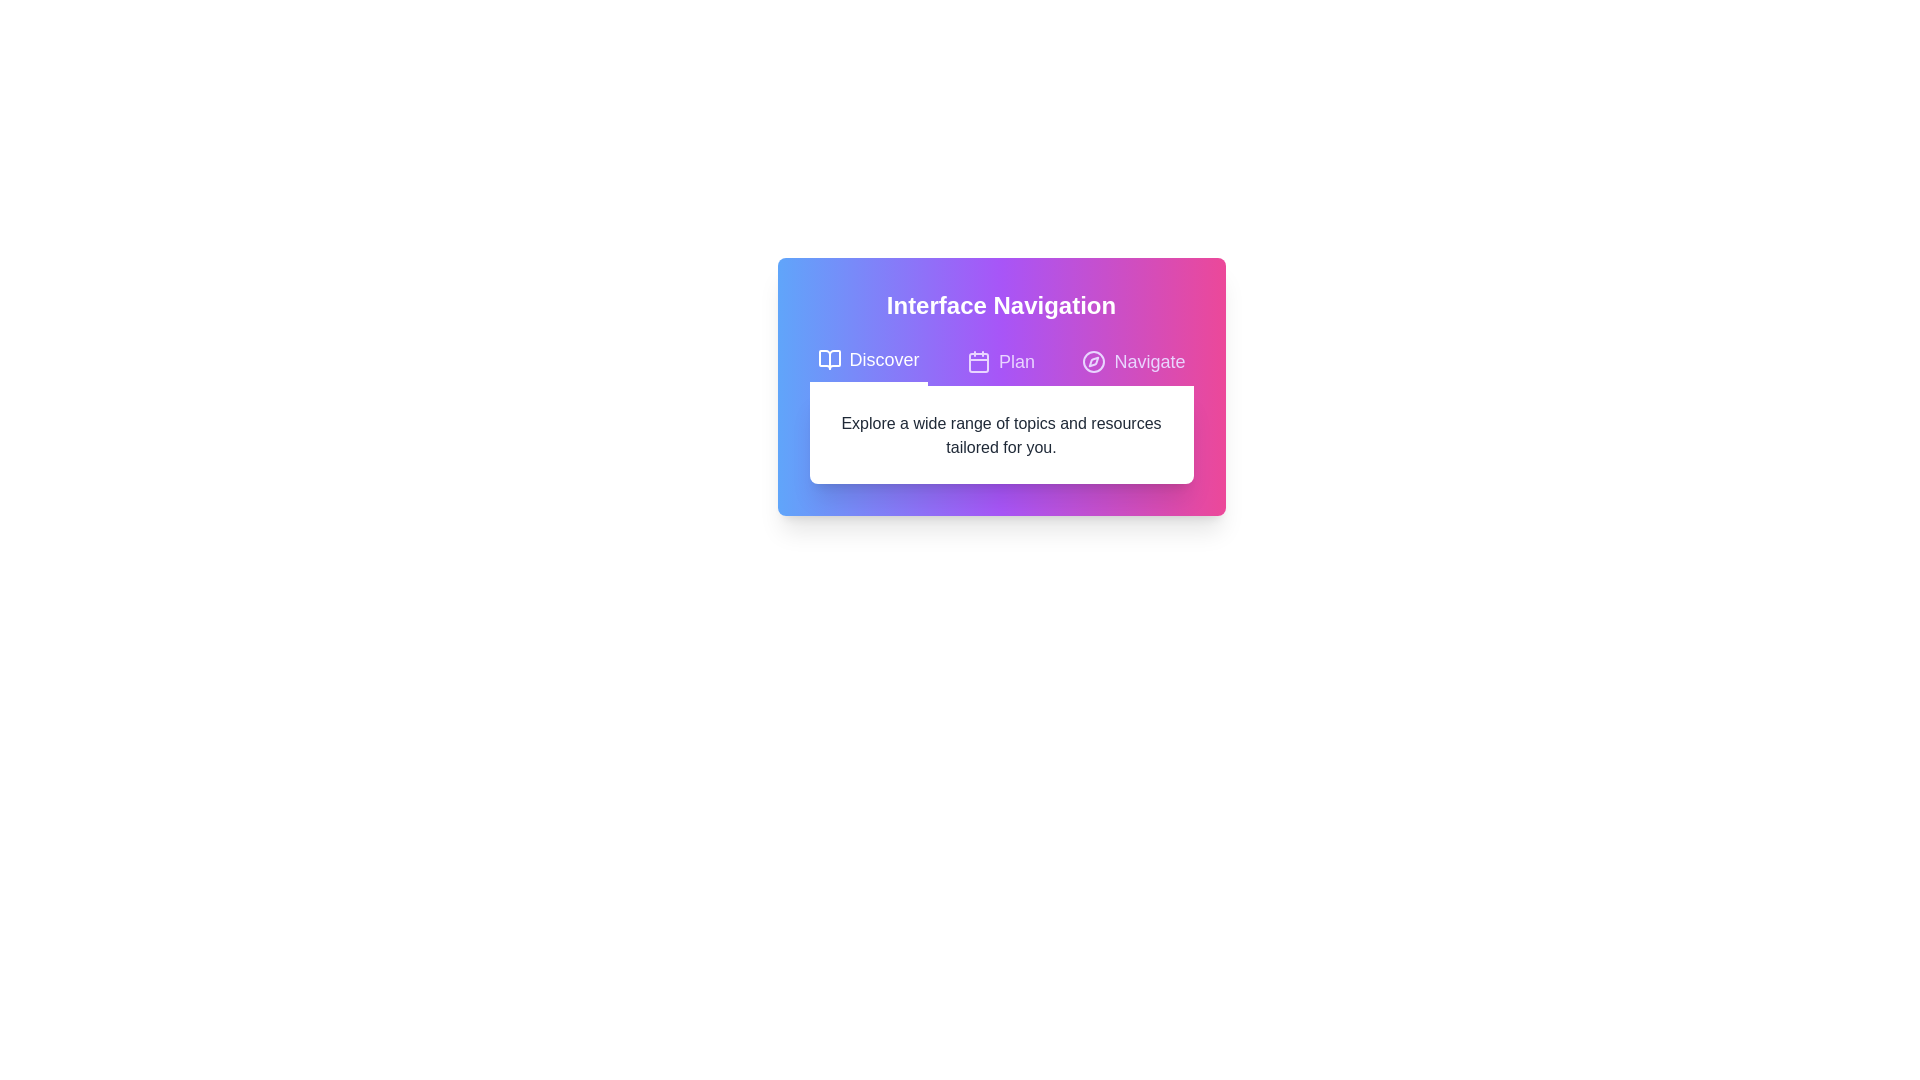  What do you see at coordinates (1149, 362) in the screenshot?
I see `the 'Navigate' text label within the third tab of the horizontal tab layout` at bounding box center [1149, 362].